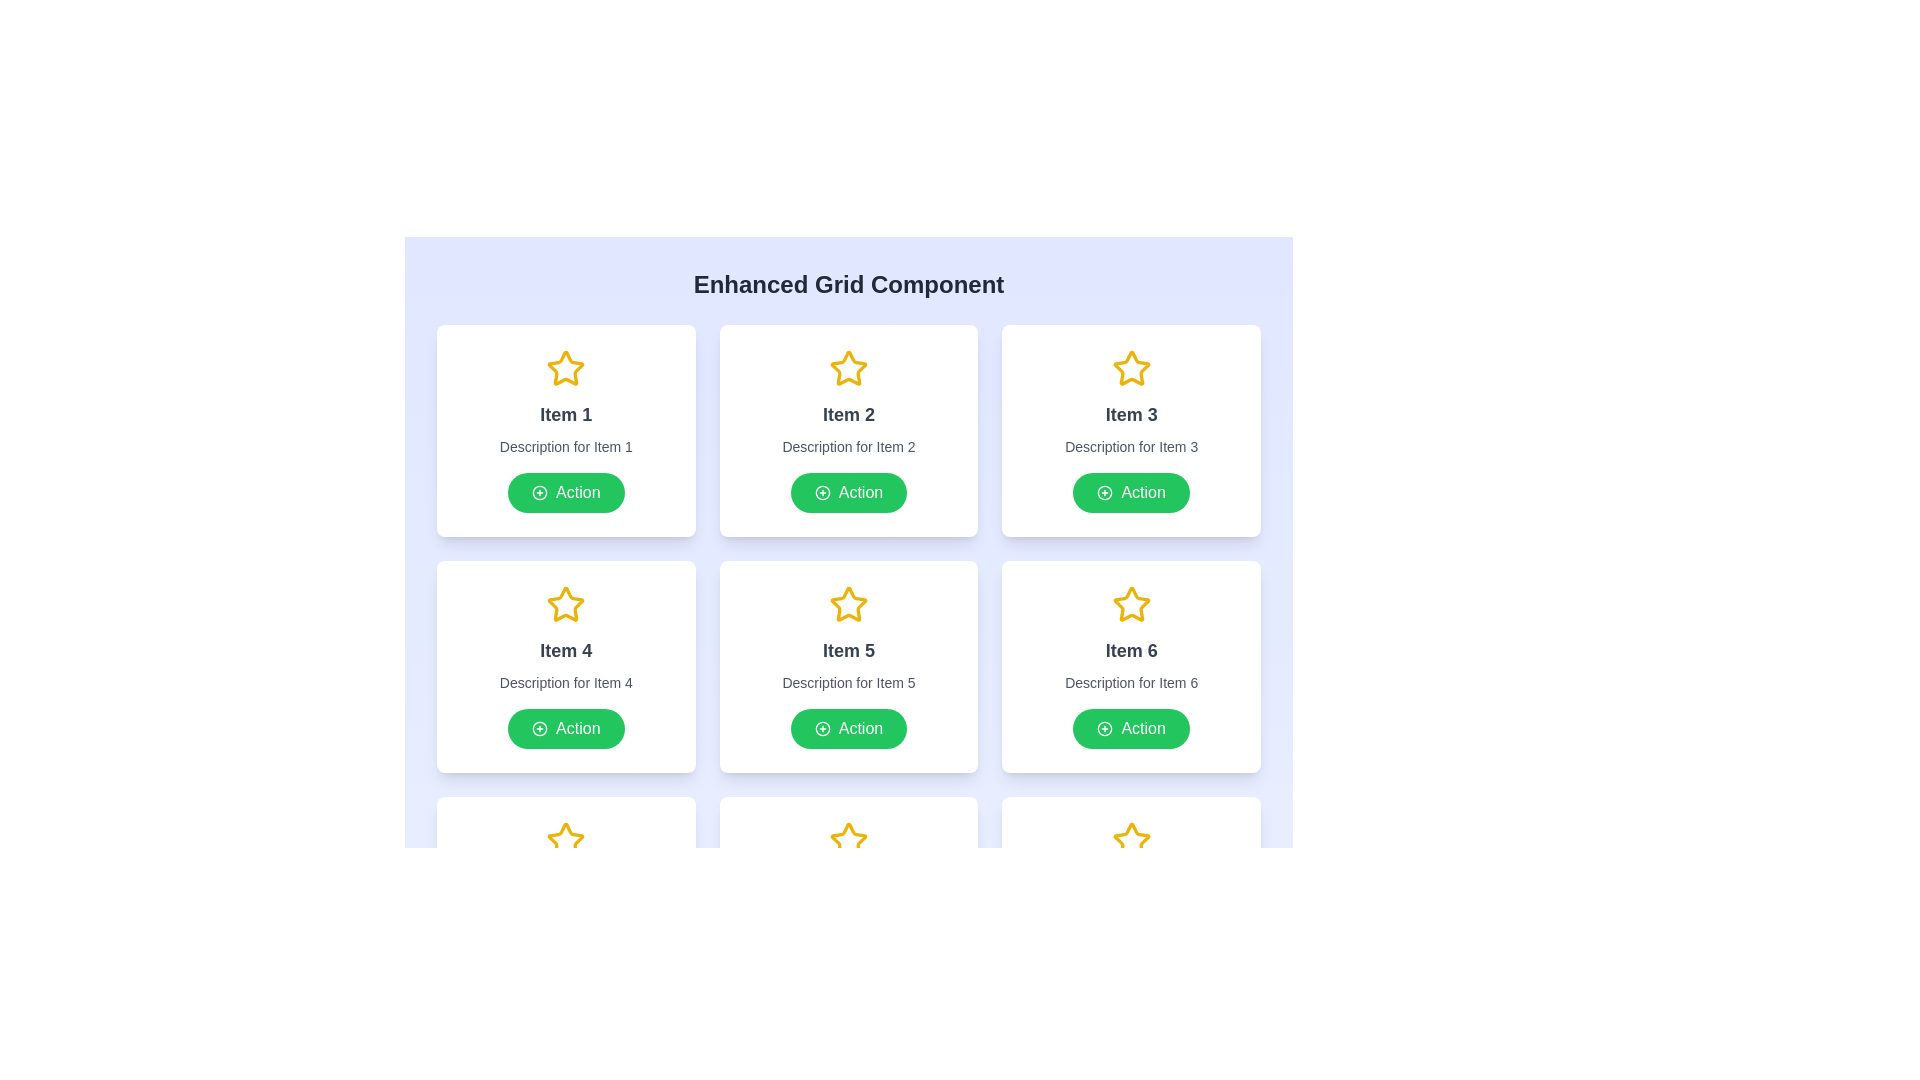 This screenshot has width=1920, height=1080. I want to click on the graphical icon located within the 'Action' button under the 'Item 6' card in the grid layout, which is the last button in the second row, so click(1104, 729).